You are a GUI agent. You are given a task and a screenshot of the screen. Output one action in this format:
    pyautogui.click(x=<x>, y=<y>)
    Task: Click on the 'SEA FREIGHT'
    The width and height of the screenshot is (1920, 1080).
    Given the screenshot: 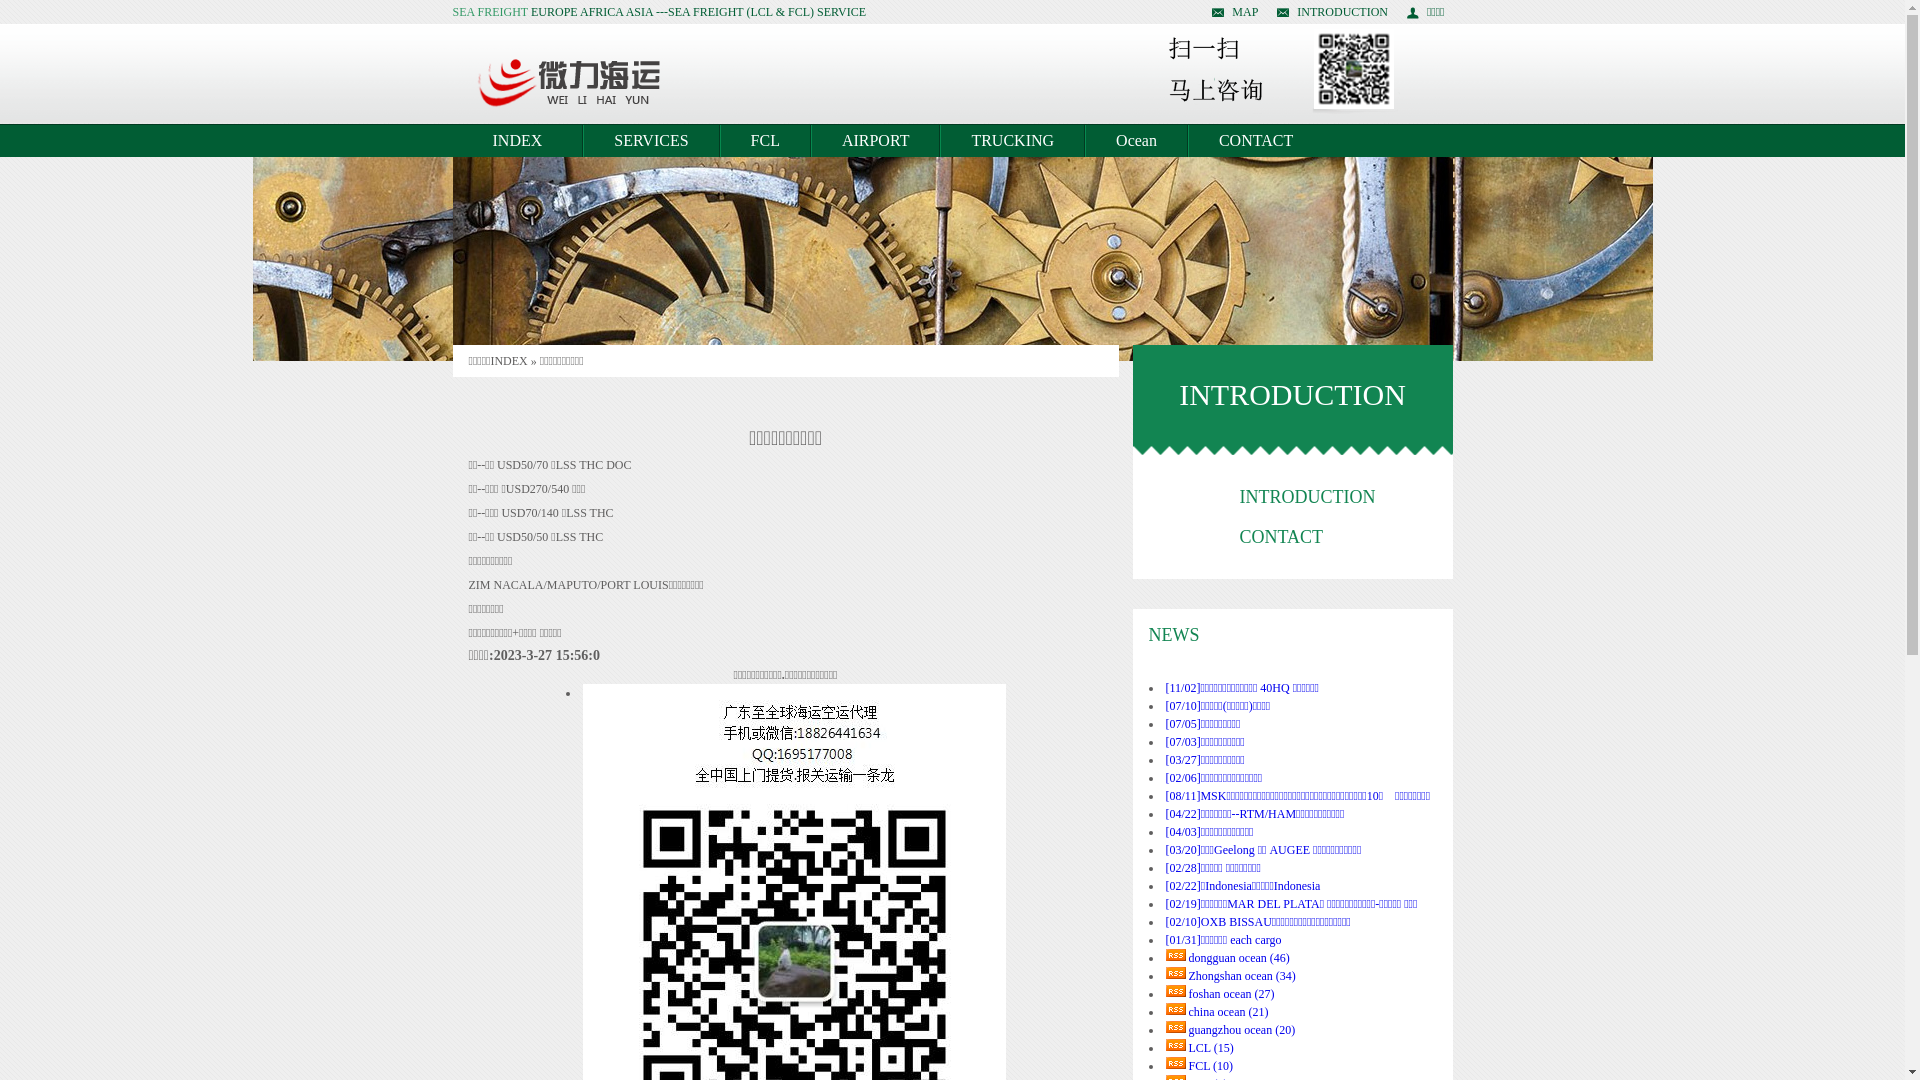 What is the action you would take?
    pyautogui.click(x=489, y=11)
    